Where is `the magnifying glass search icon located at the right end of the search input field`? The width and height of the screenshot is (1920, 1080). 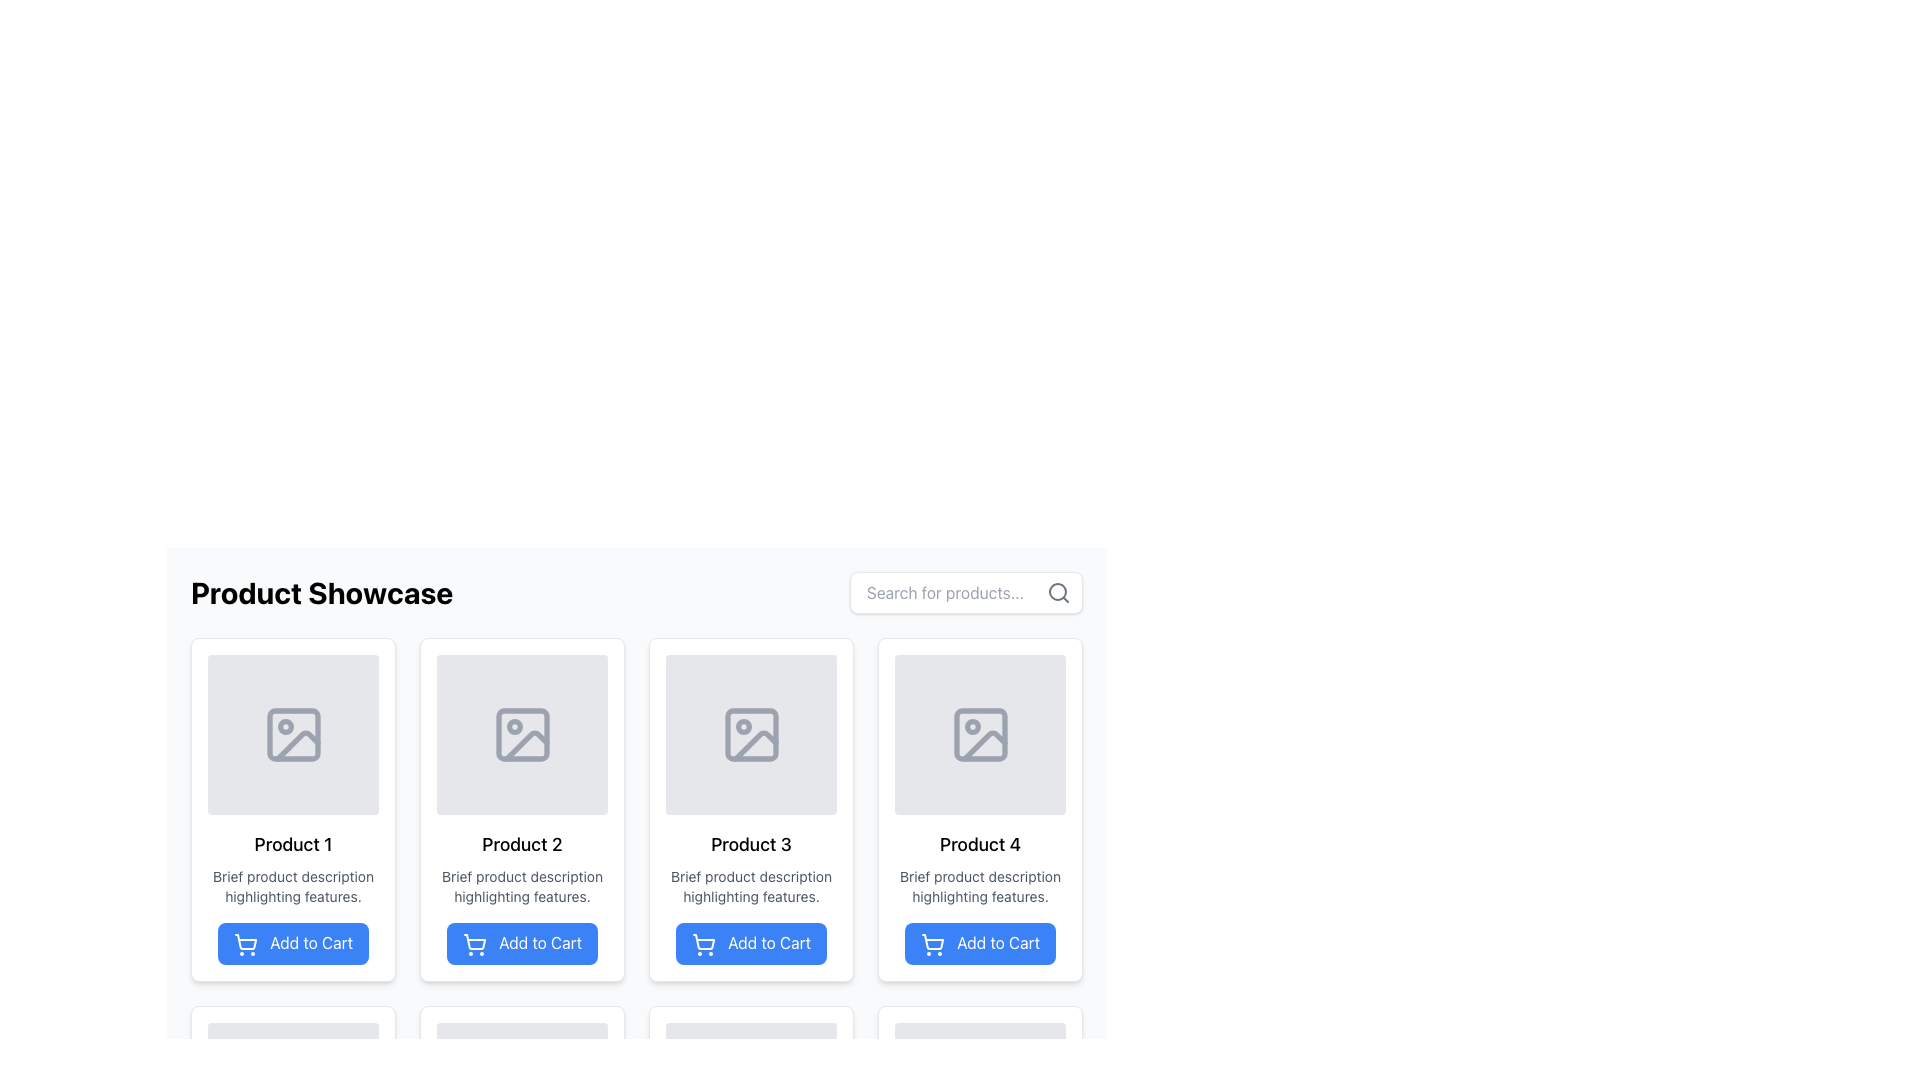 the magnifying glass search icon located at the right end of the search input field is located at coordinates (1058, 592).